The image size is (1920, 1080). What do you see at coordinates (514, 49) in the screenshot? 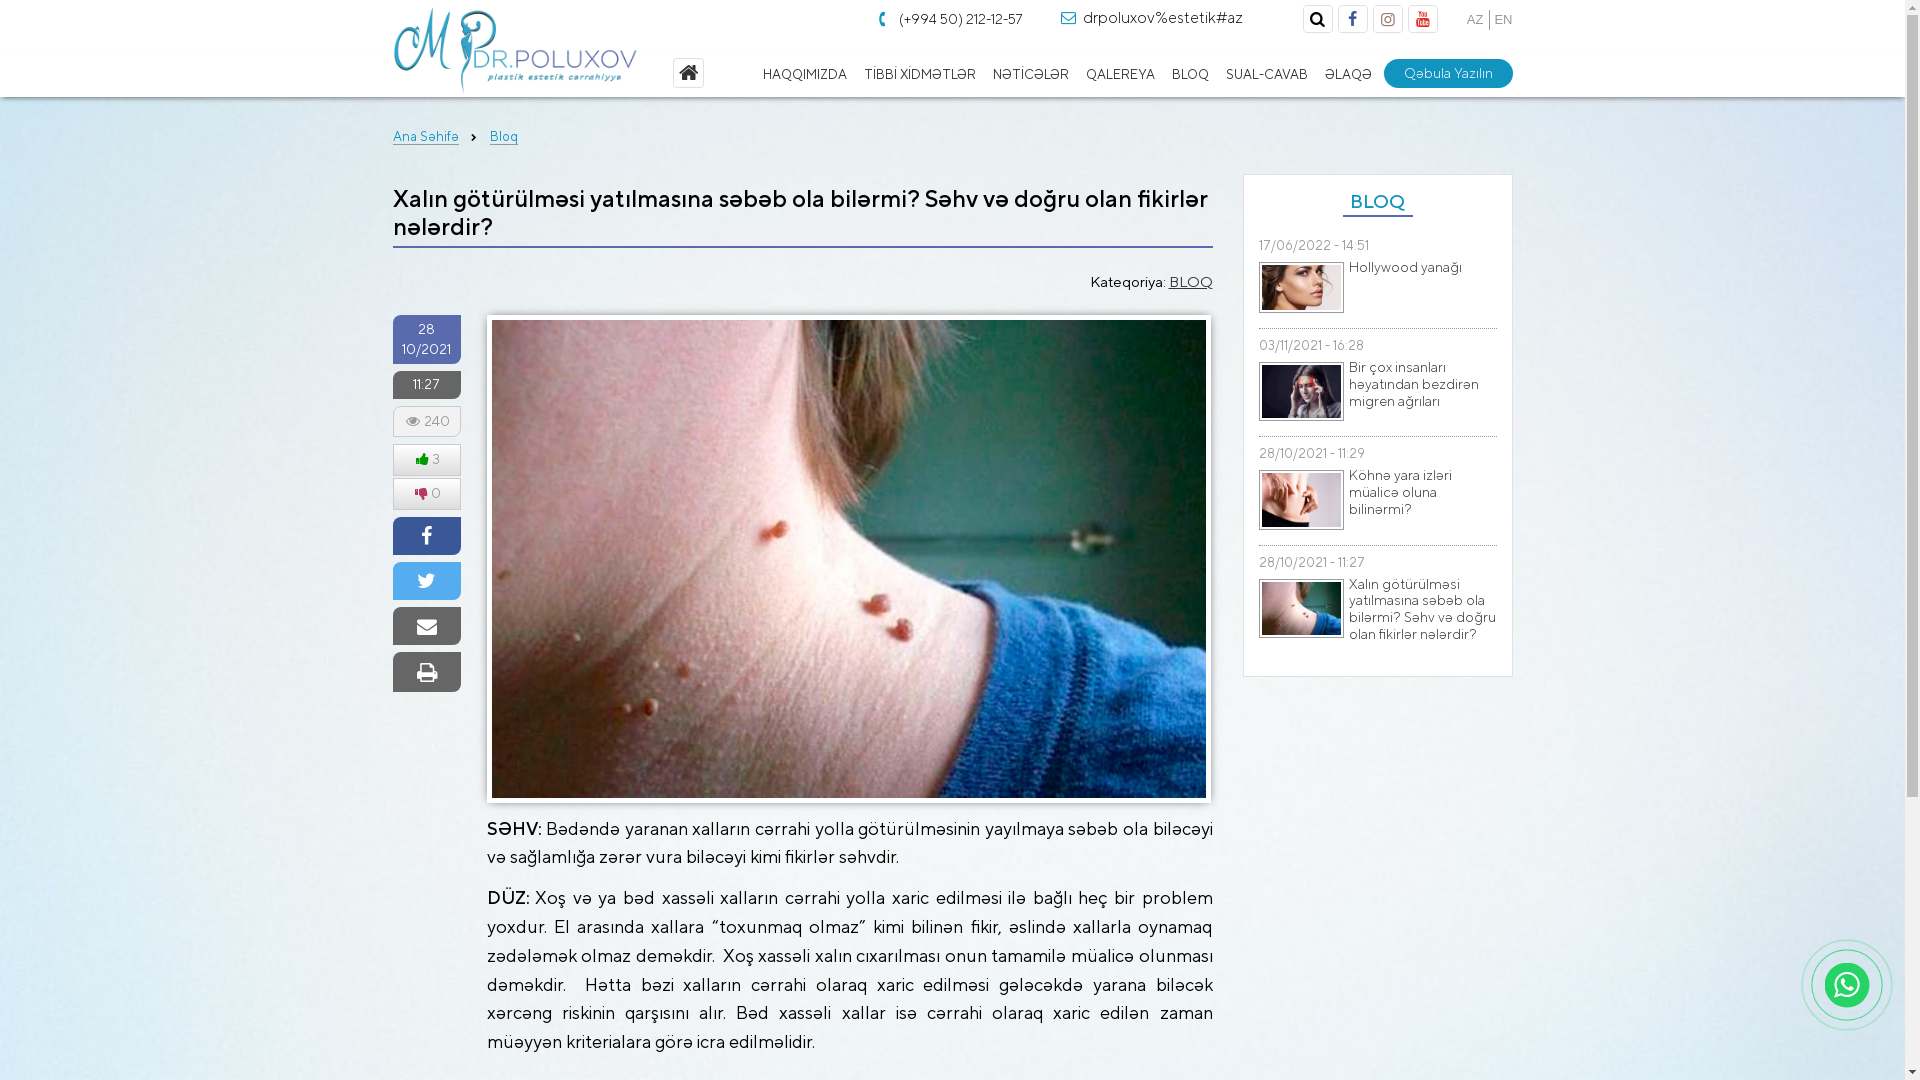
I see `'Dr.Poluxov'` at bounding box center [514, 49].